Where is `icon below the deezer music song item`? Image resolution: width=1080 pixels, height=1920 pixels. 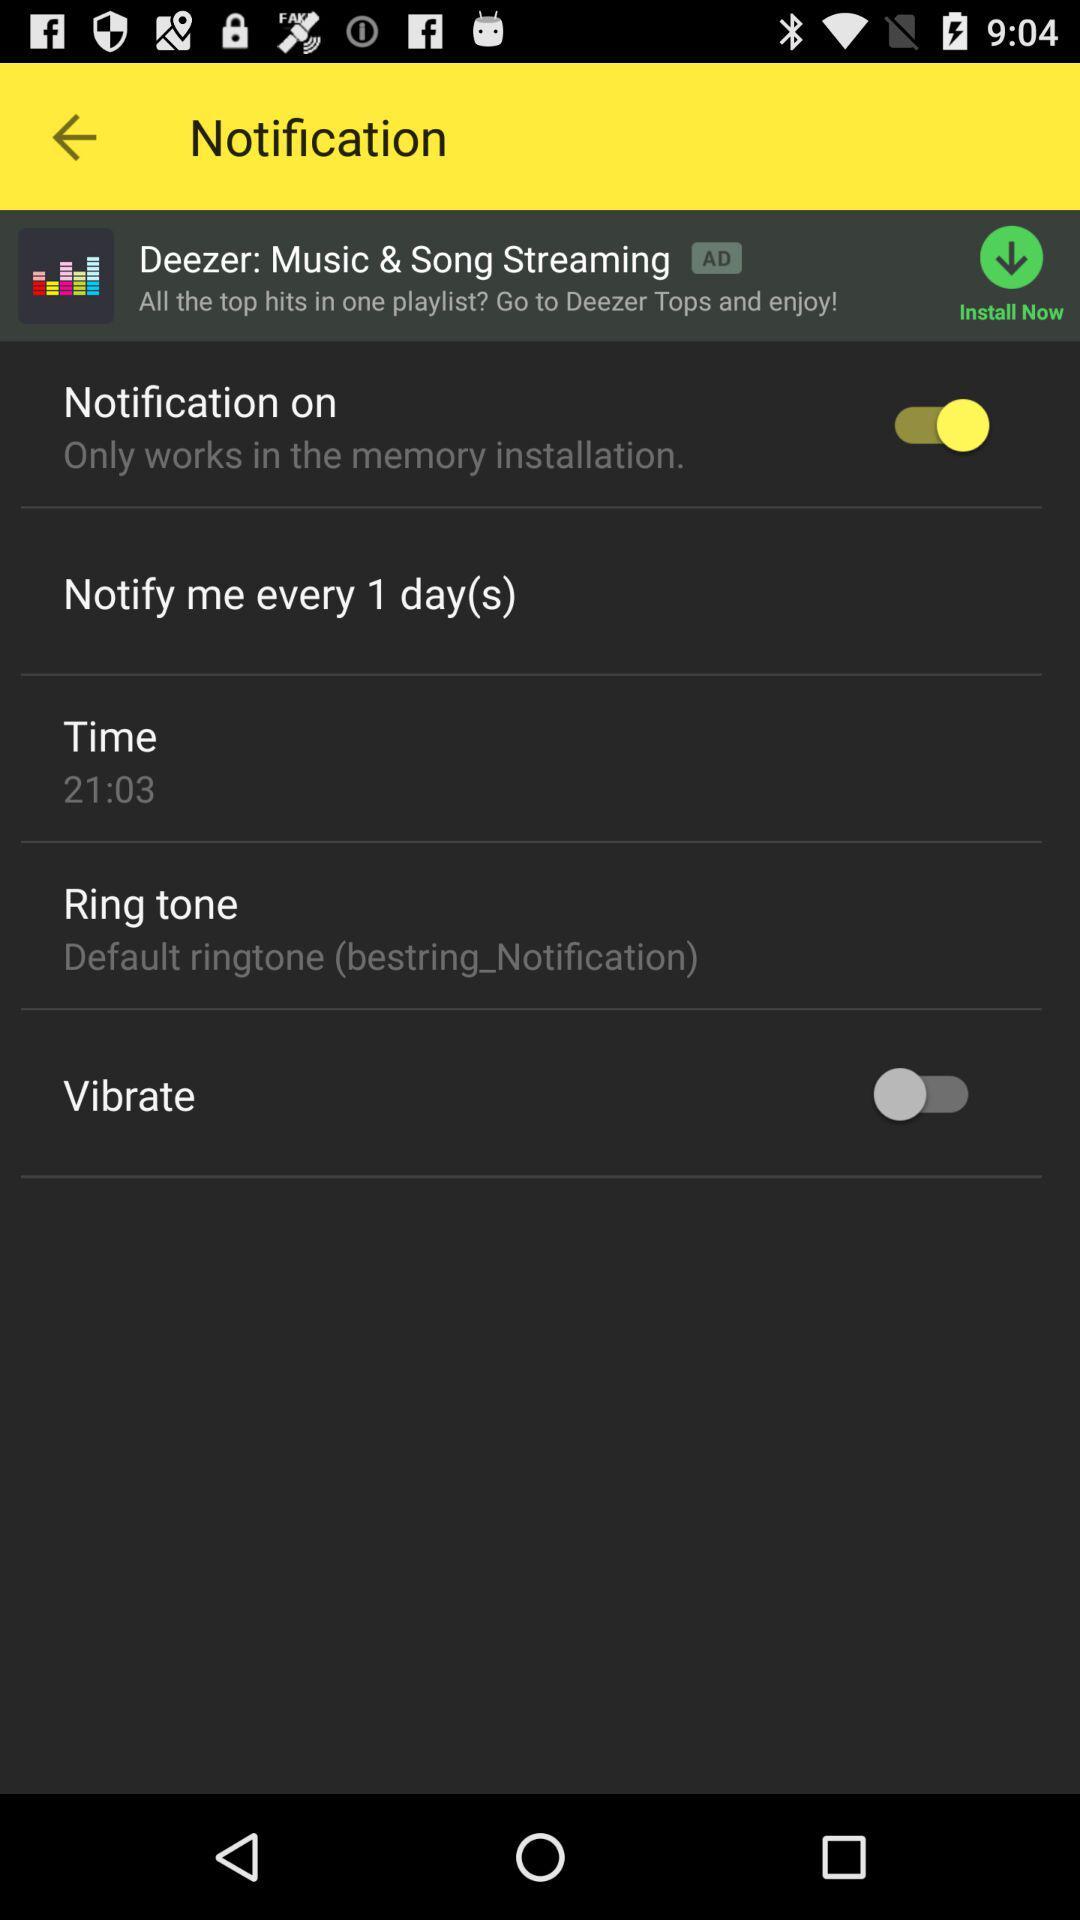
icon below the deezer music song item is located at coordinates (488, 299).